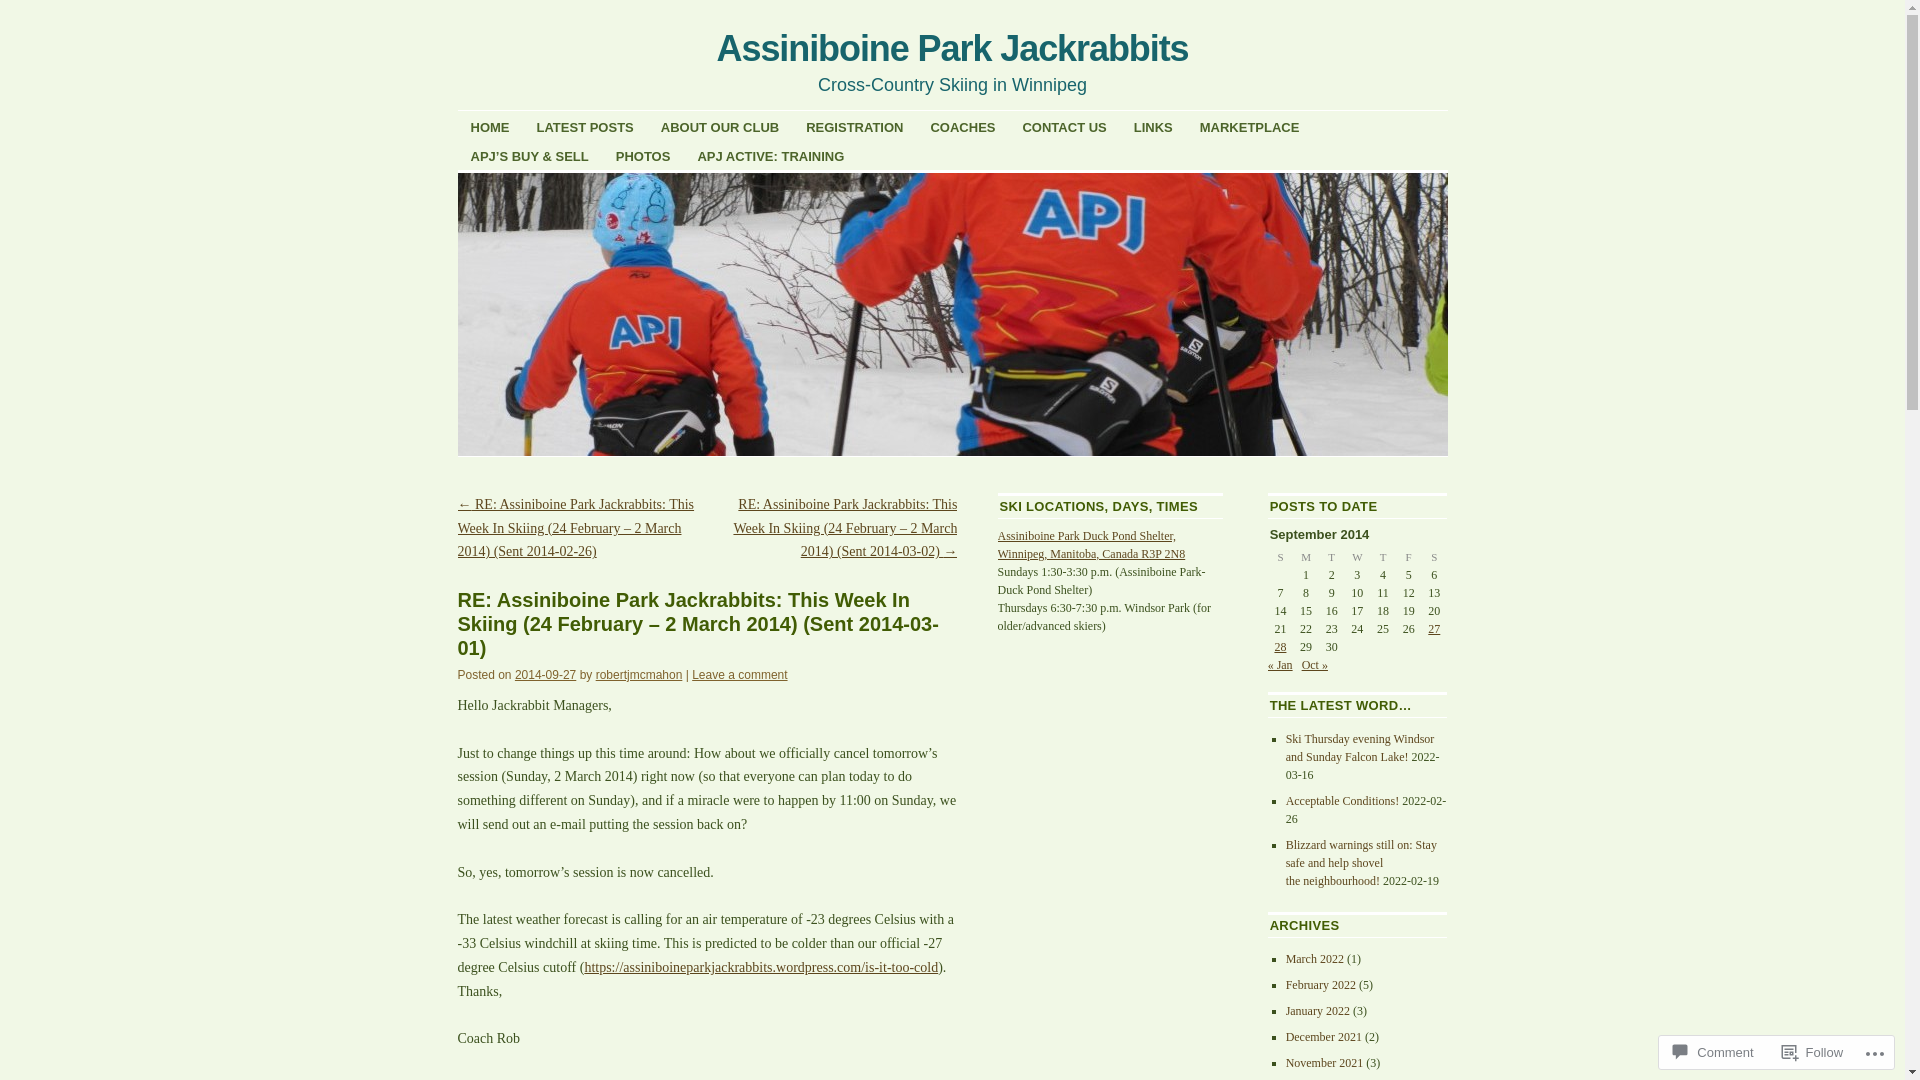 The width and height of the screenshot is (1920, 1080). I want to click on 'Leave a comment', so click(738, 675).